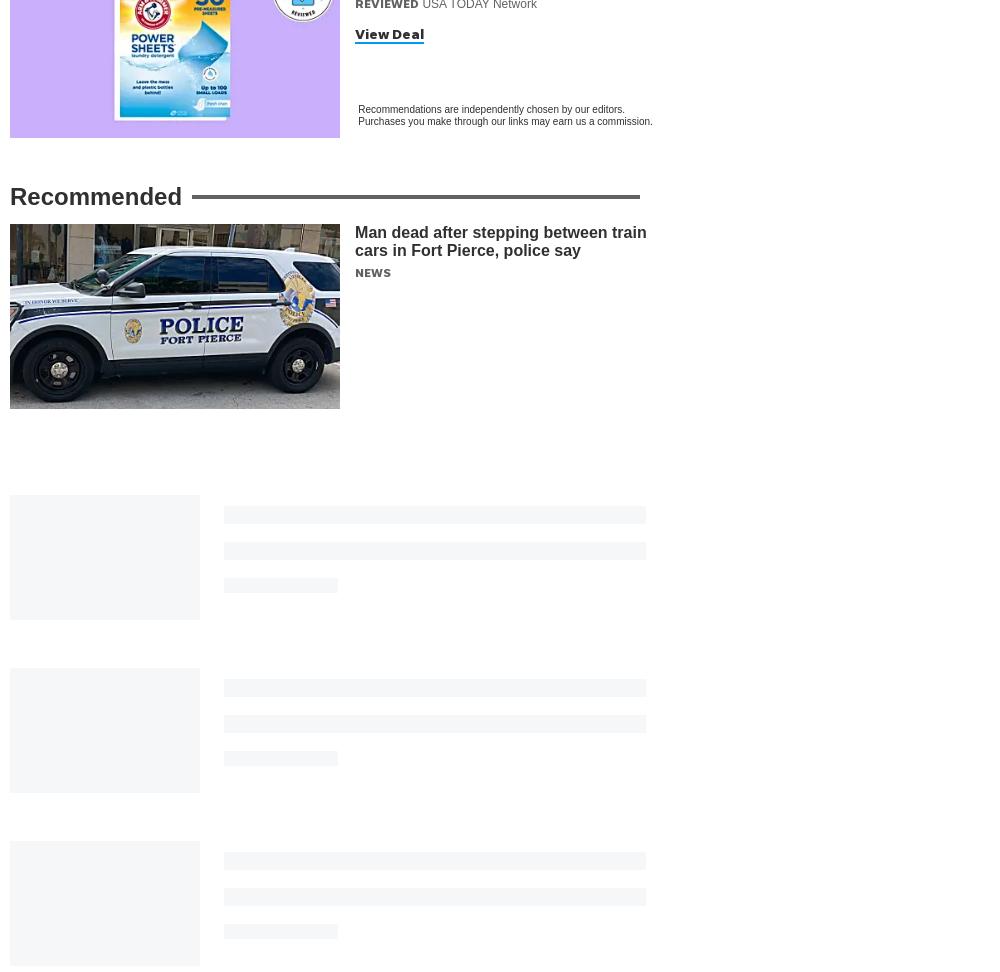  I want to click on 'Subscribe Today', so click(465, 787).